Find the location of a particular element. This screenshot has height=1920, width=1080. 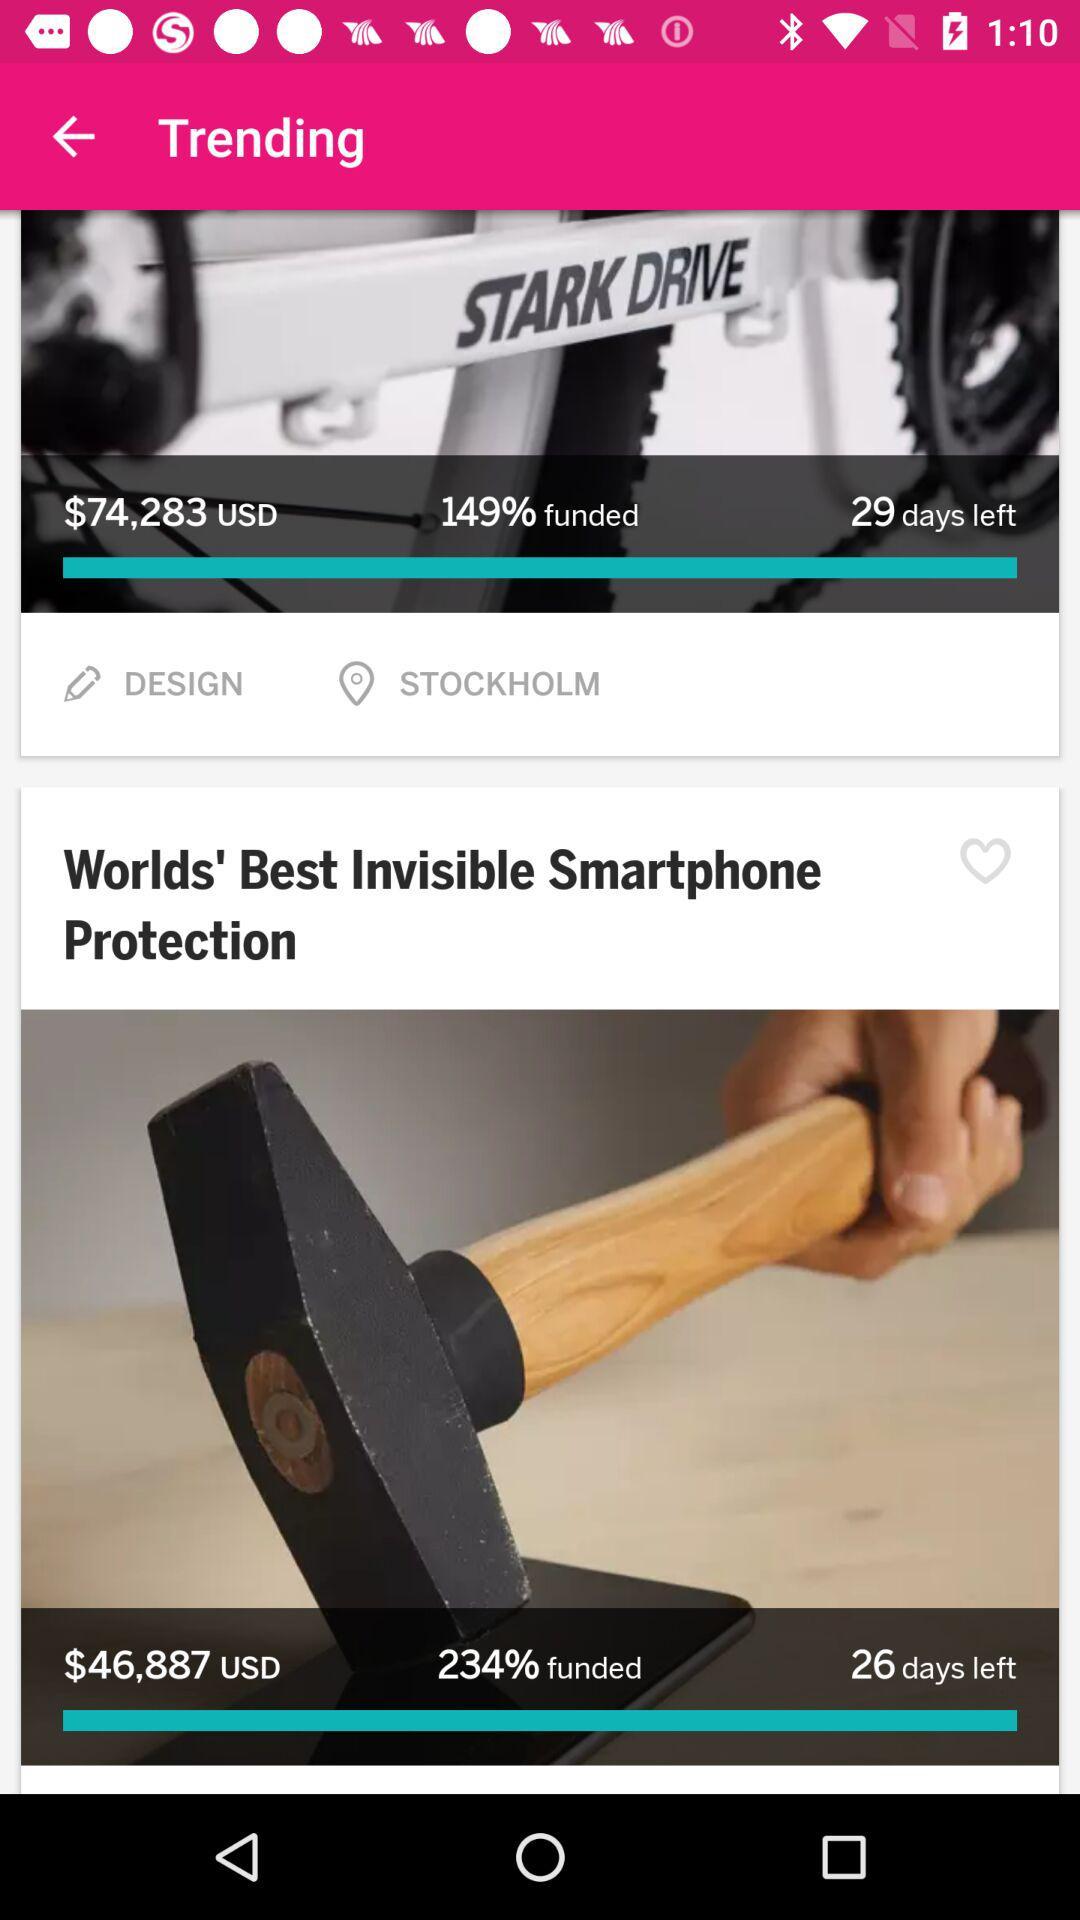

design item is located at coordinates (183, 684).